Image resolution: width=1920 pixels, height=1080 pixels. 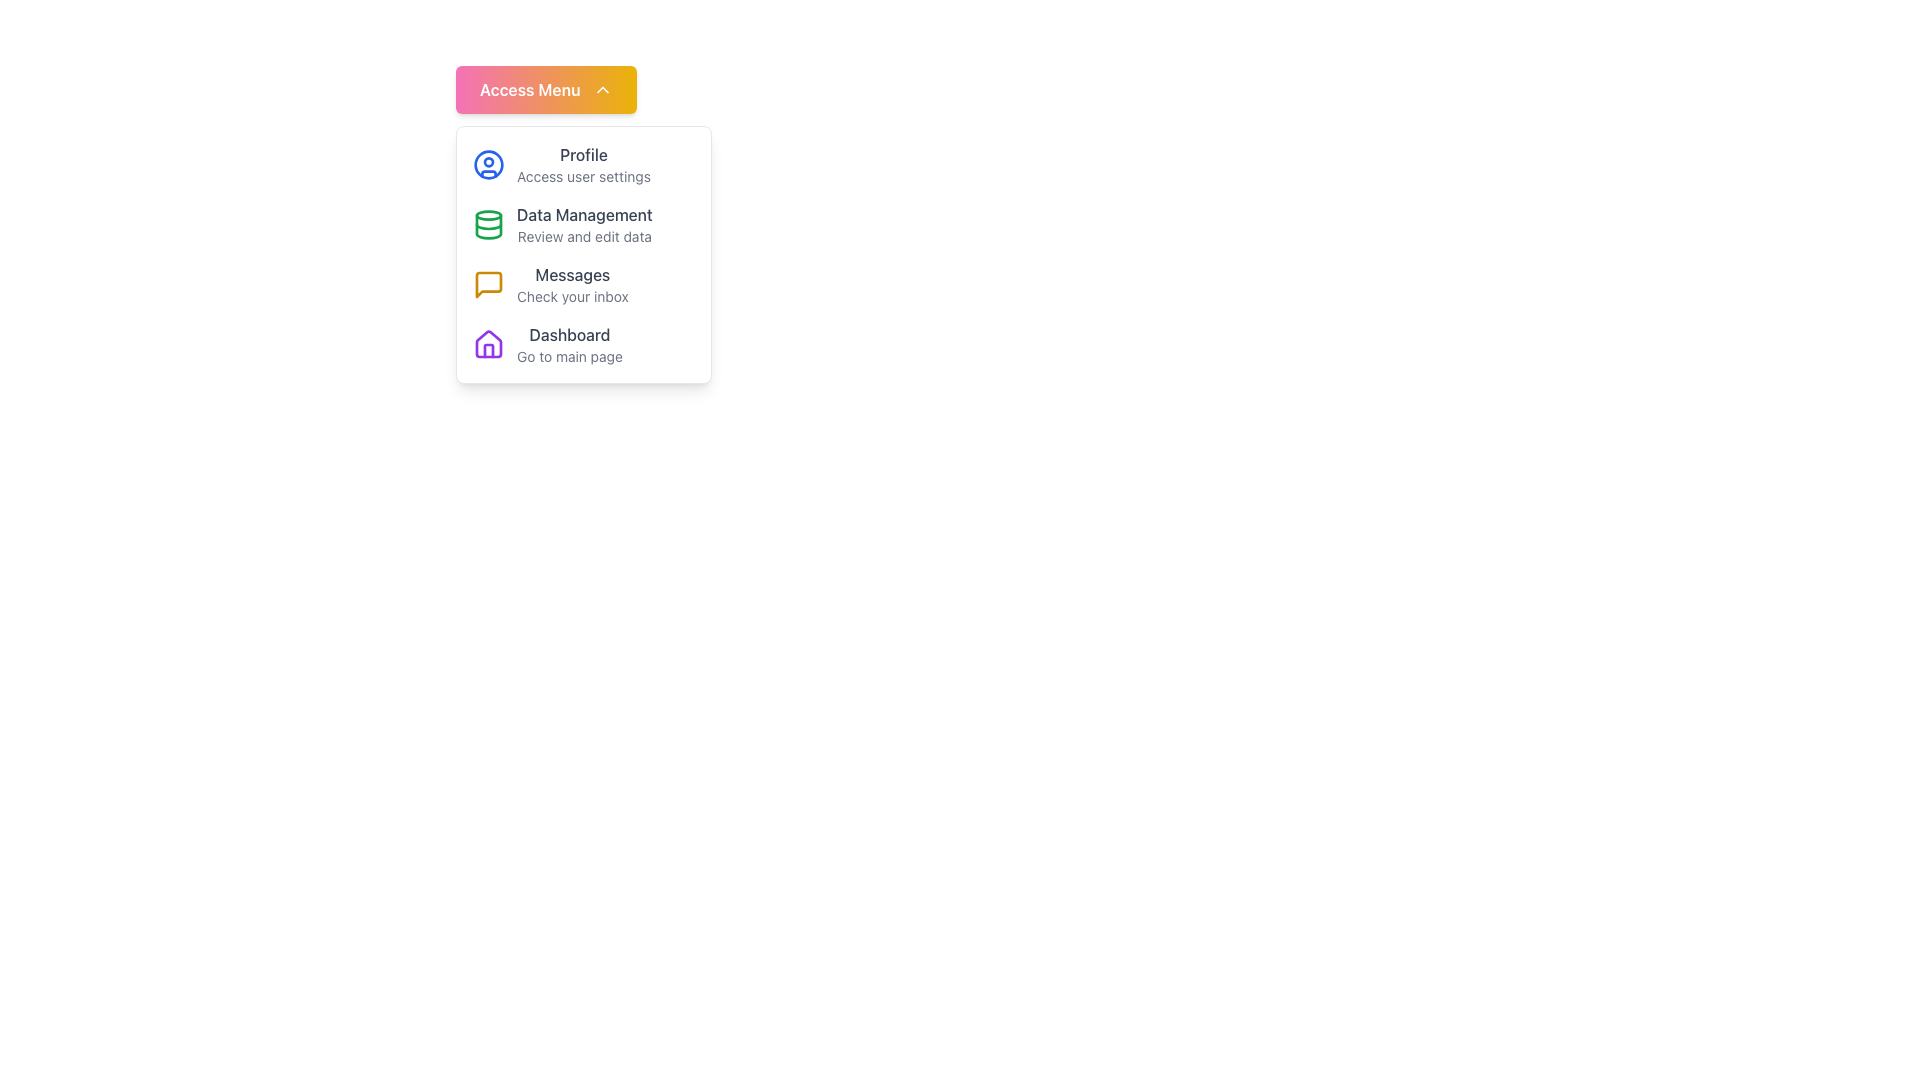 I want to click on the button at the top left of the dropdown menu, so click(x=546, y=88).